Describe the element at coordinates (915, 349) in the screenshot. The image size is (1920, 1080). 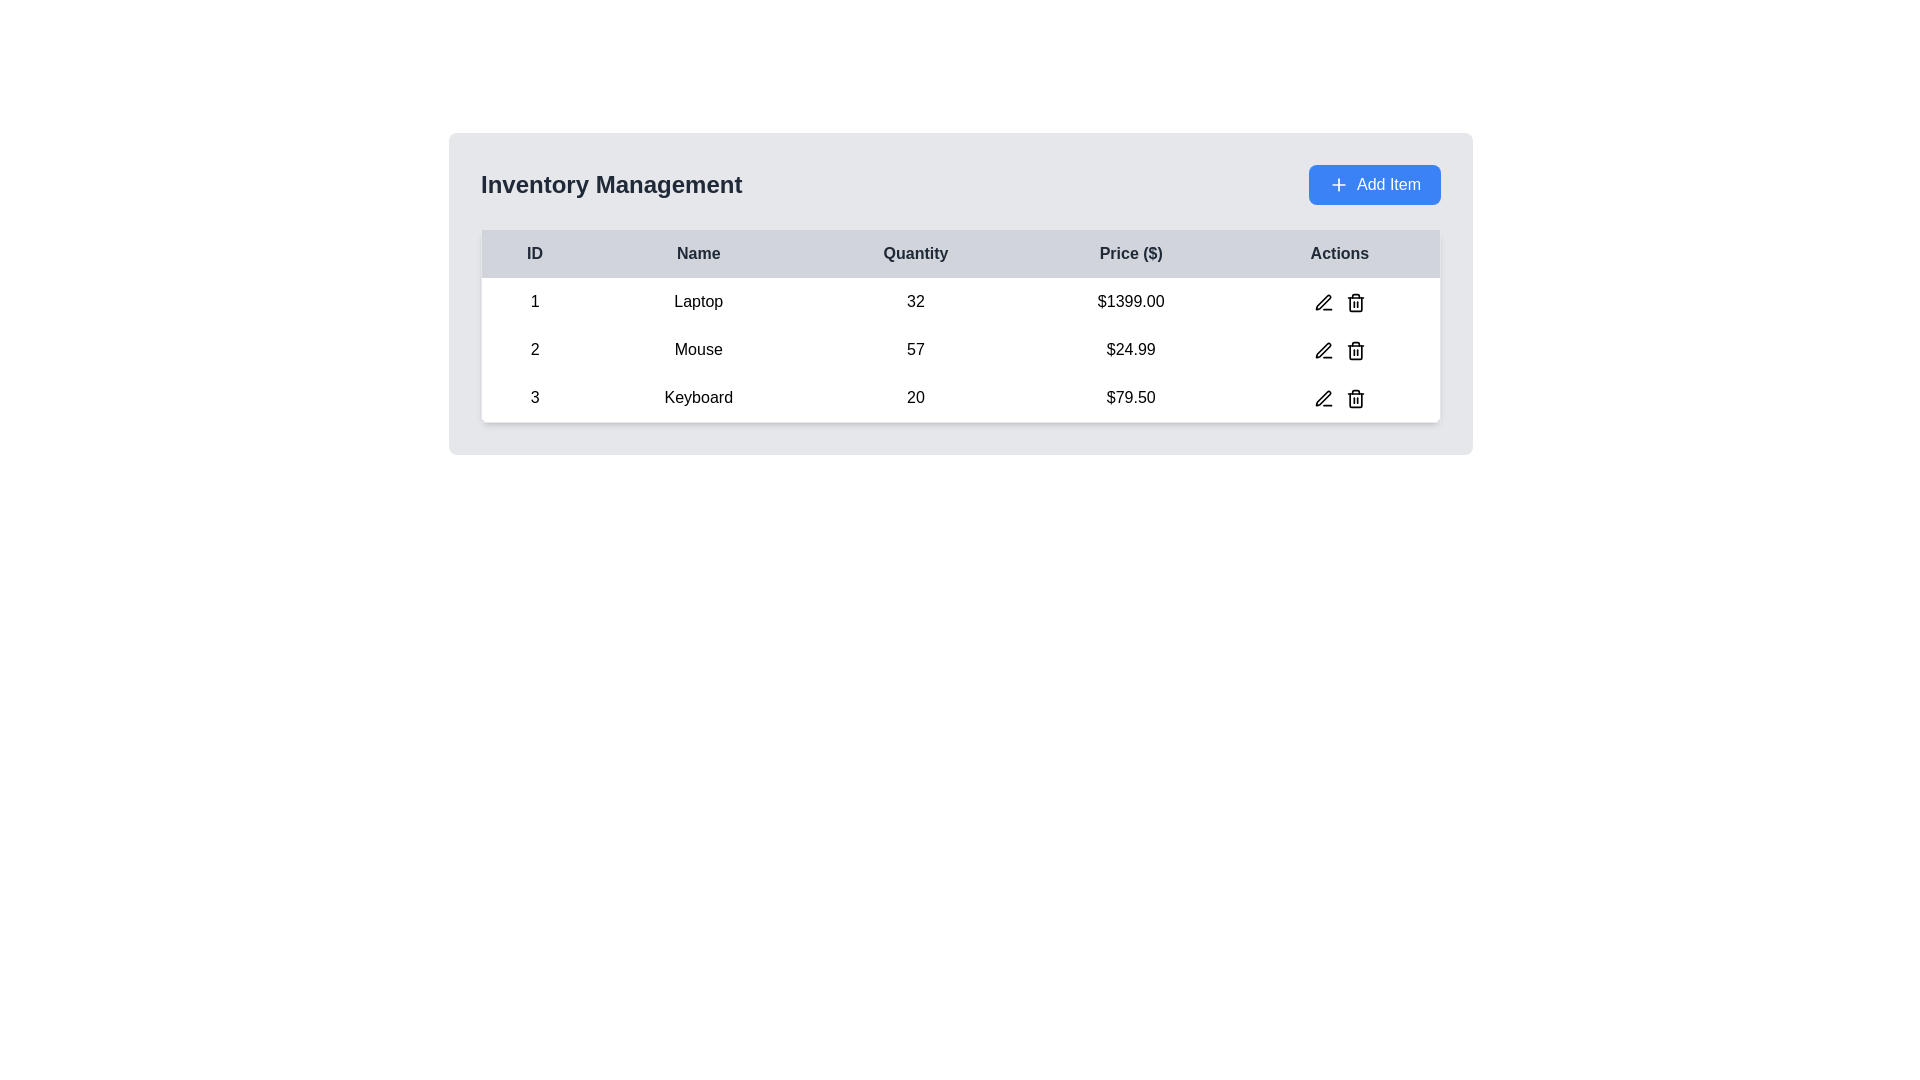
I see `the text label element displaying '57' in the 'Quantity' column of the table, located in the second row, next to the 'Mouse' cell on the left and the '$24.99' cell on the right` at that location.